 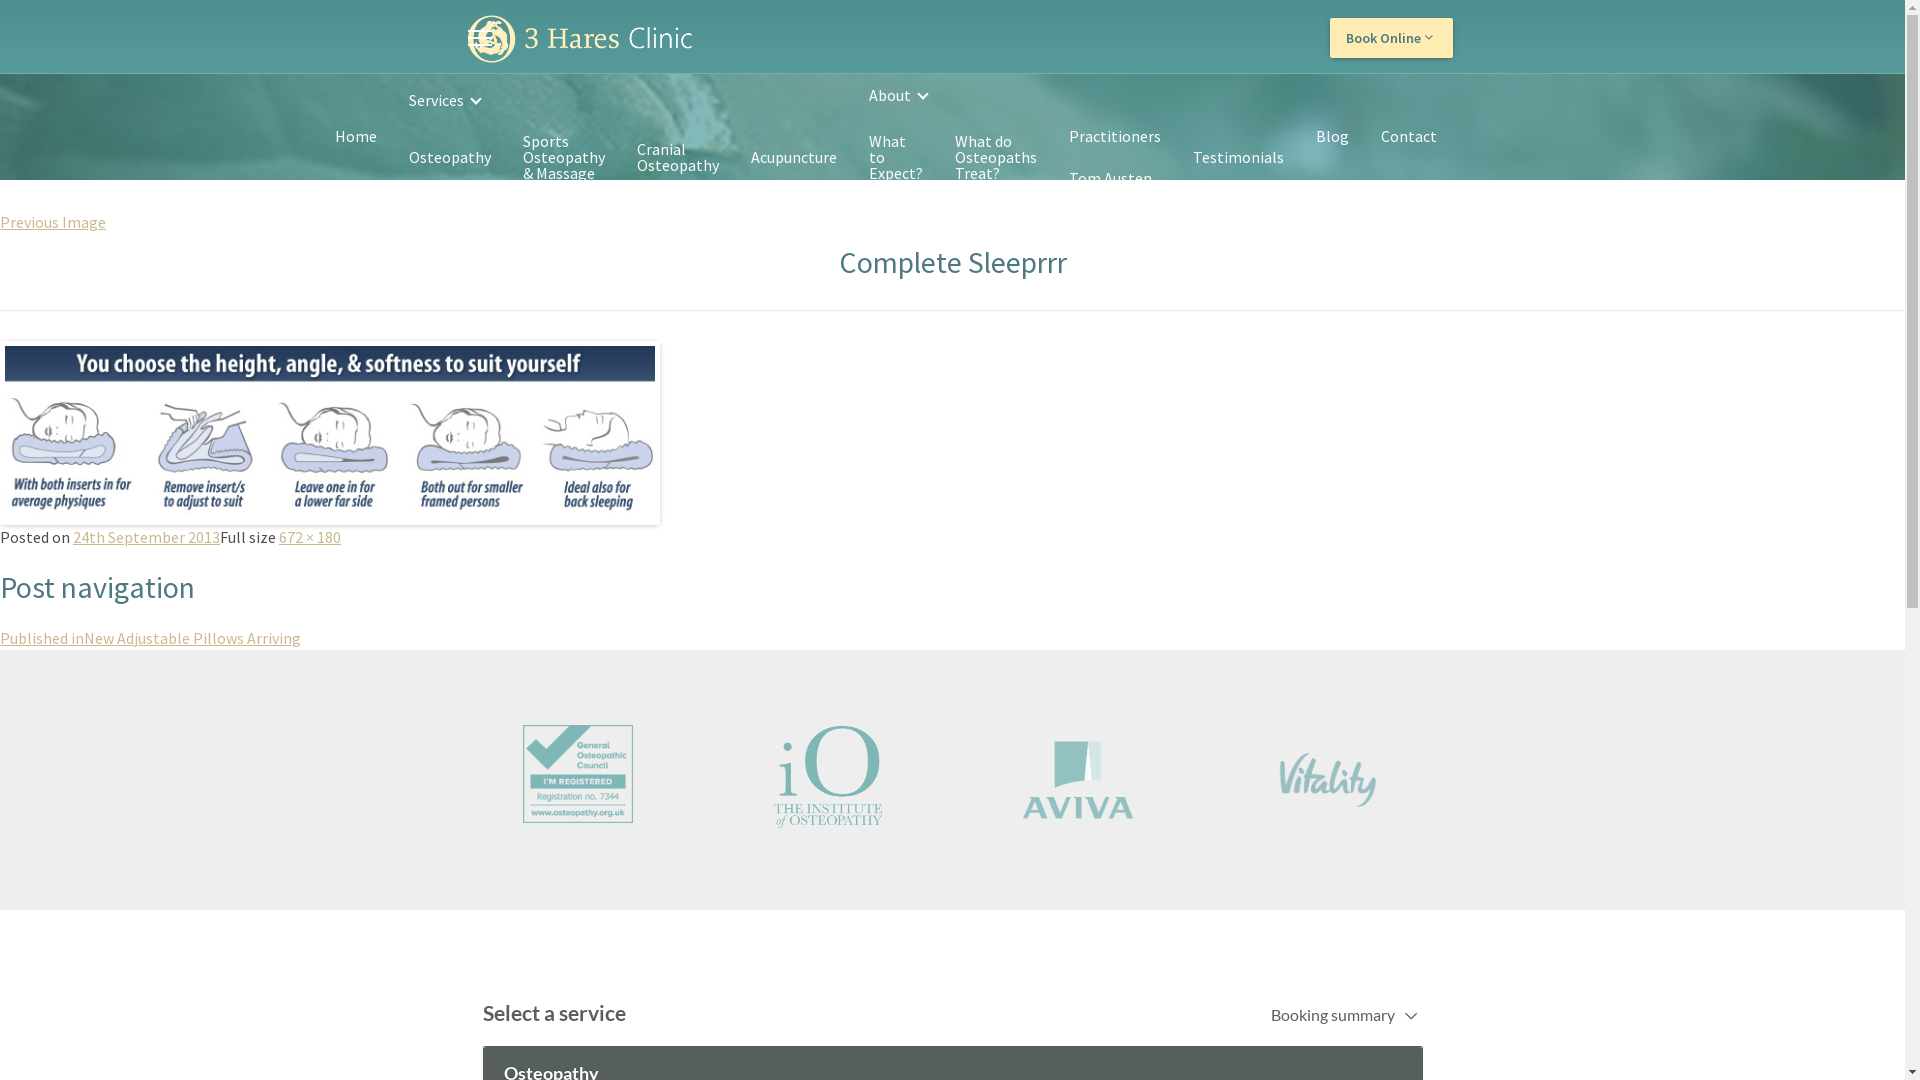 What do you see at coordinates (448, 156) in the screenshot?
I see `'Osteopathy'` at bounding box center [448, 156].